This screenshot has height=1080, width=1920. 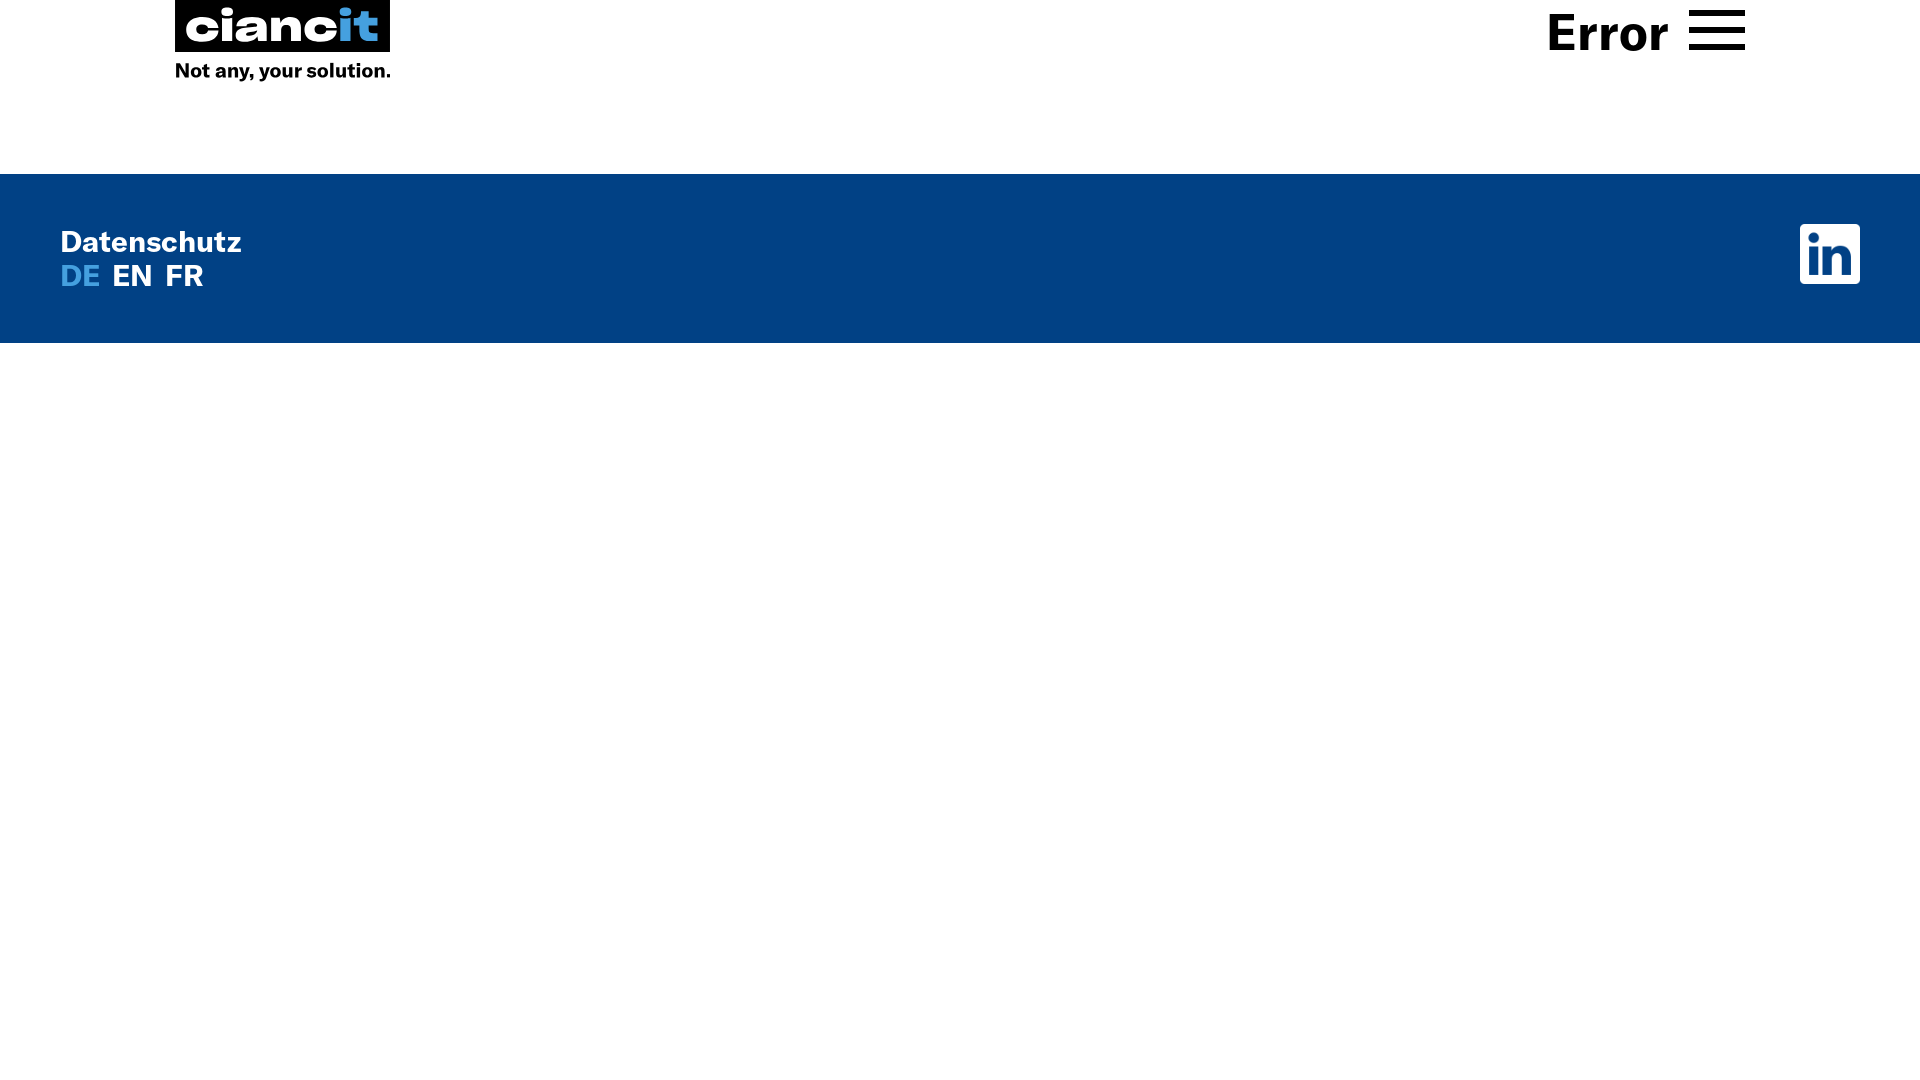 What do you see at coordinates (184, 274) in the screenshot?
I see `'FR'` at bounding box center [184, 274].